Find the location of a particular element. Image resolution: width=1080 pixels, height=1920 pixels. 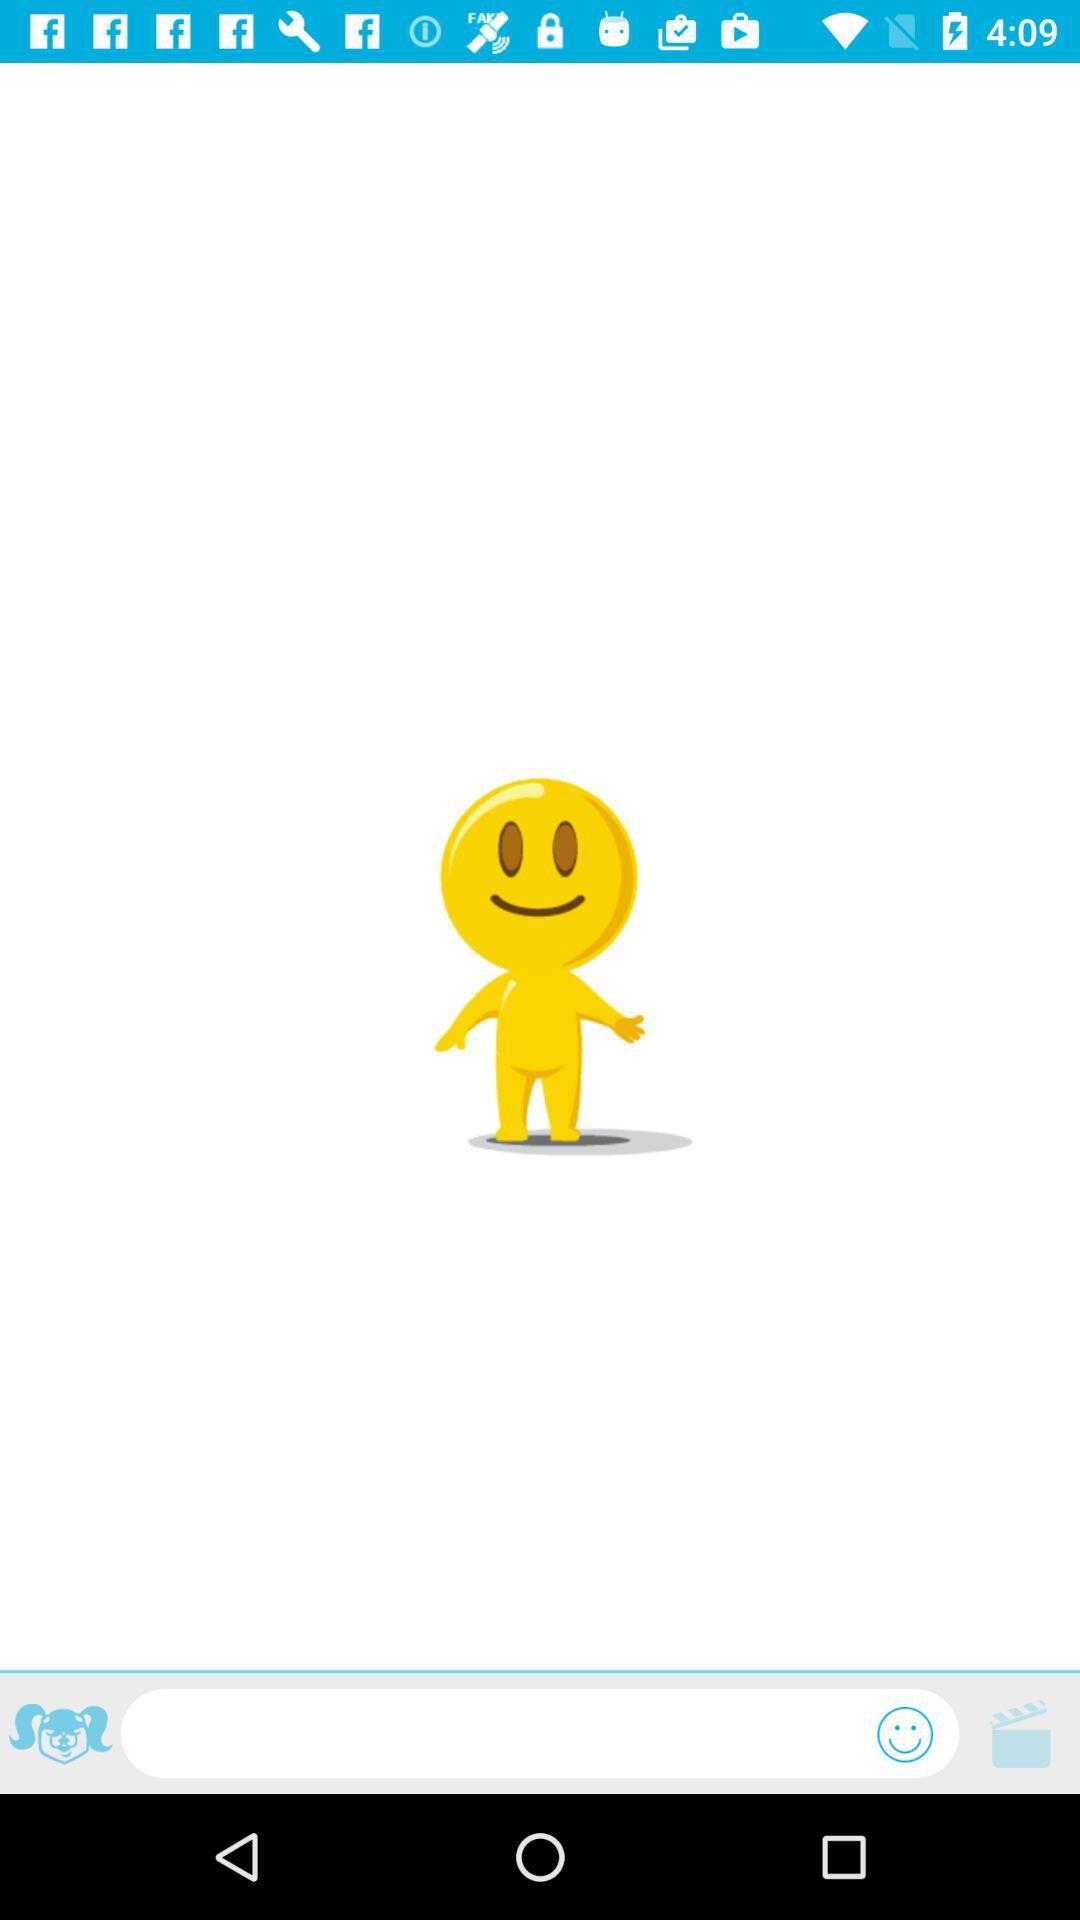

profile change is located at coordinates (59, 1736).